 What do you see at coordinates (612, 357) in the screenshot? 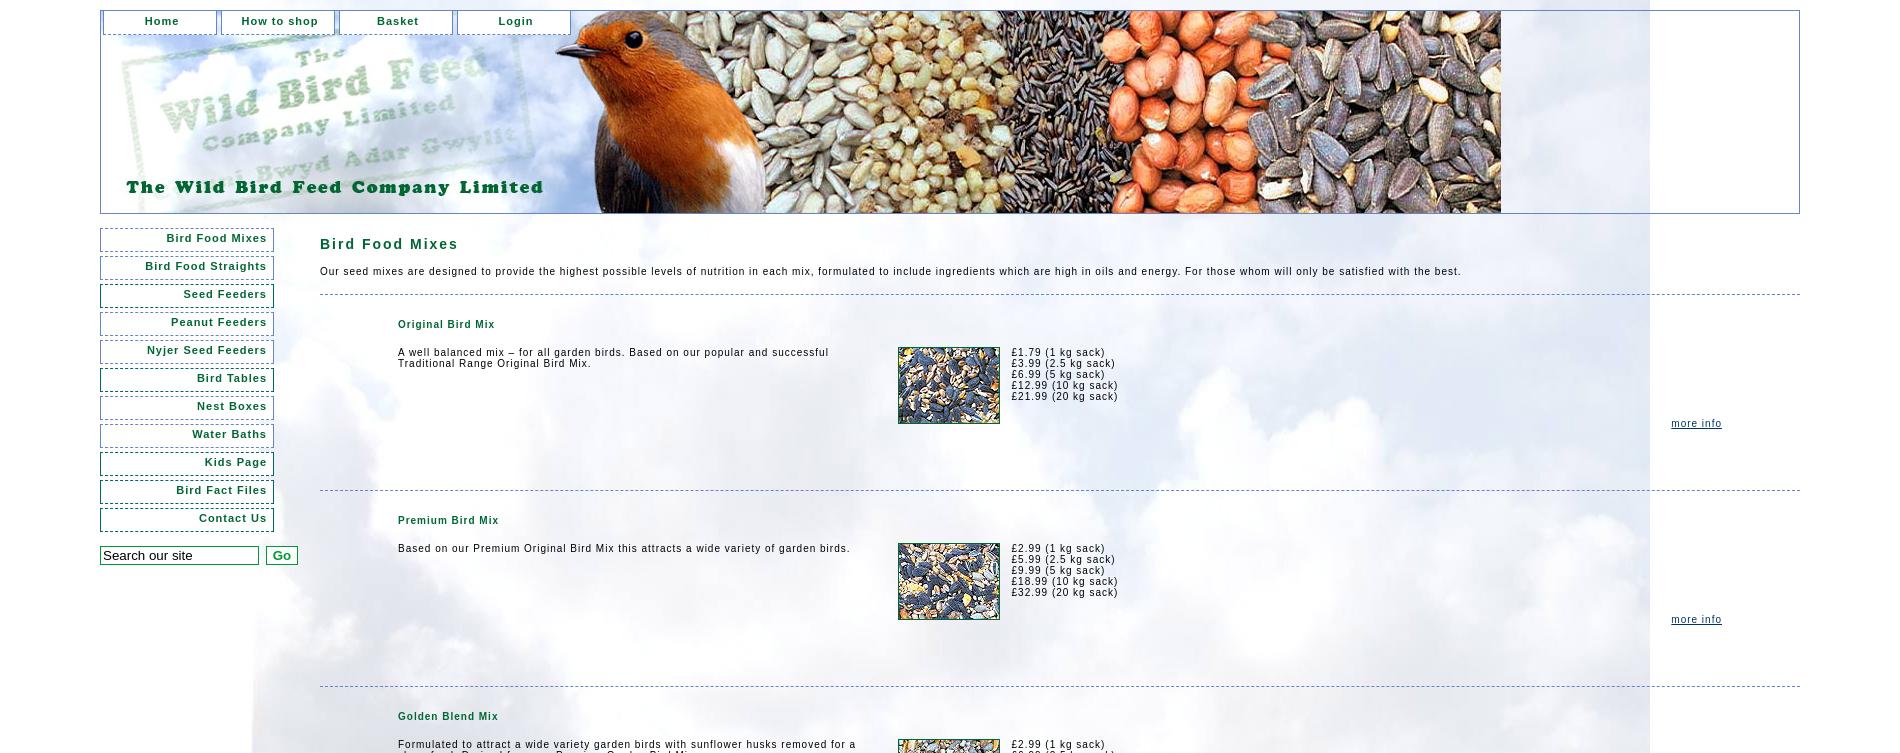
I see `'A well balanced mix – for all garden birds. Based on our popular and successful Traditional Range Original Bird Mix.'` at bounding box center [612, 357].